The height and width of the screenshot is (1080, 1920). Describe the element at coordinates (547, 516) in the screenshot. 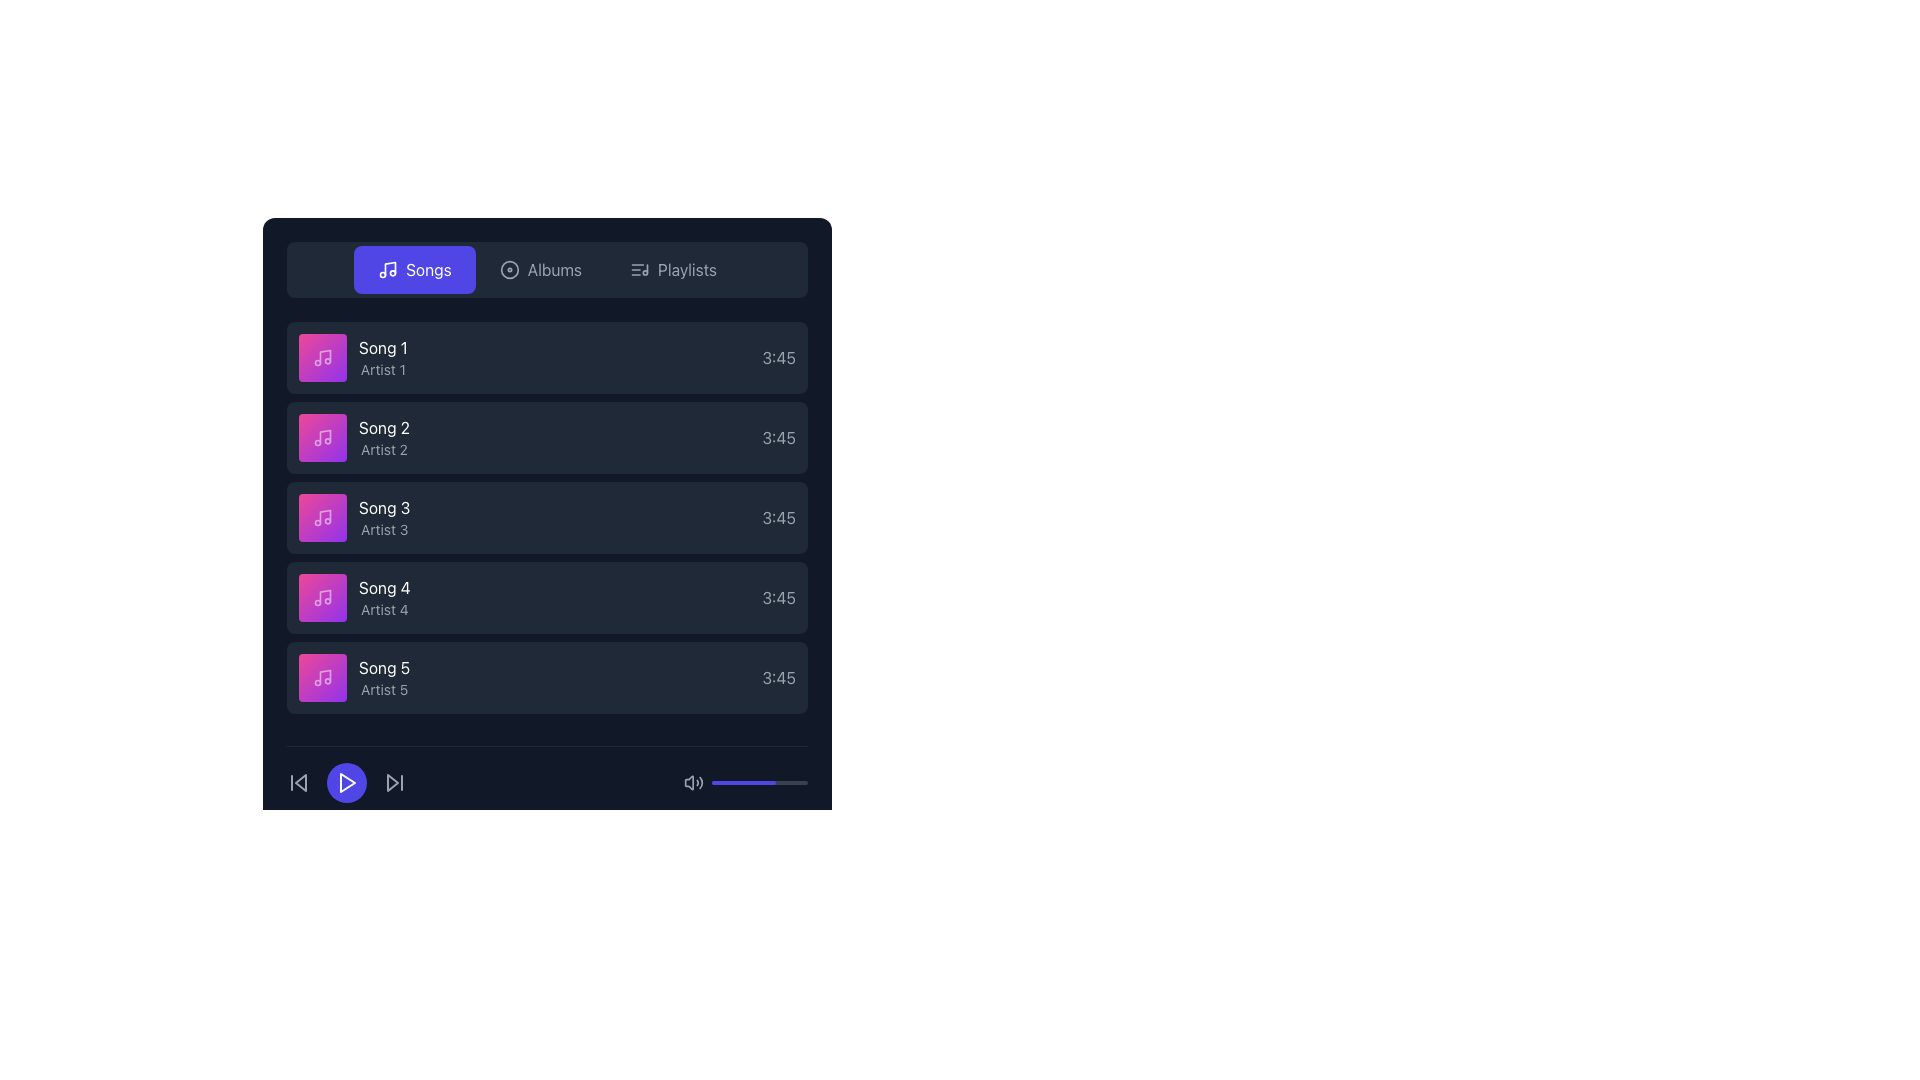

I see `the third item in the playlist interface to play or select the music track, which displays the track's title, artist, and duration` at that location.